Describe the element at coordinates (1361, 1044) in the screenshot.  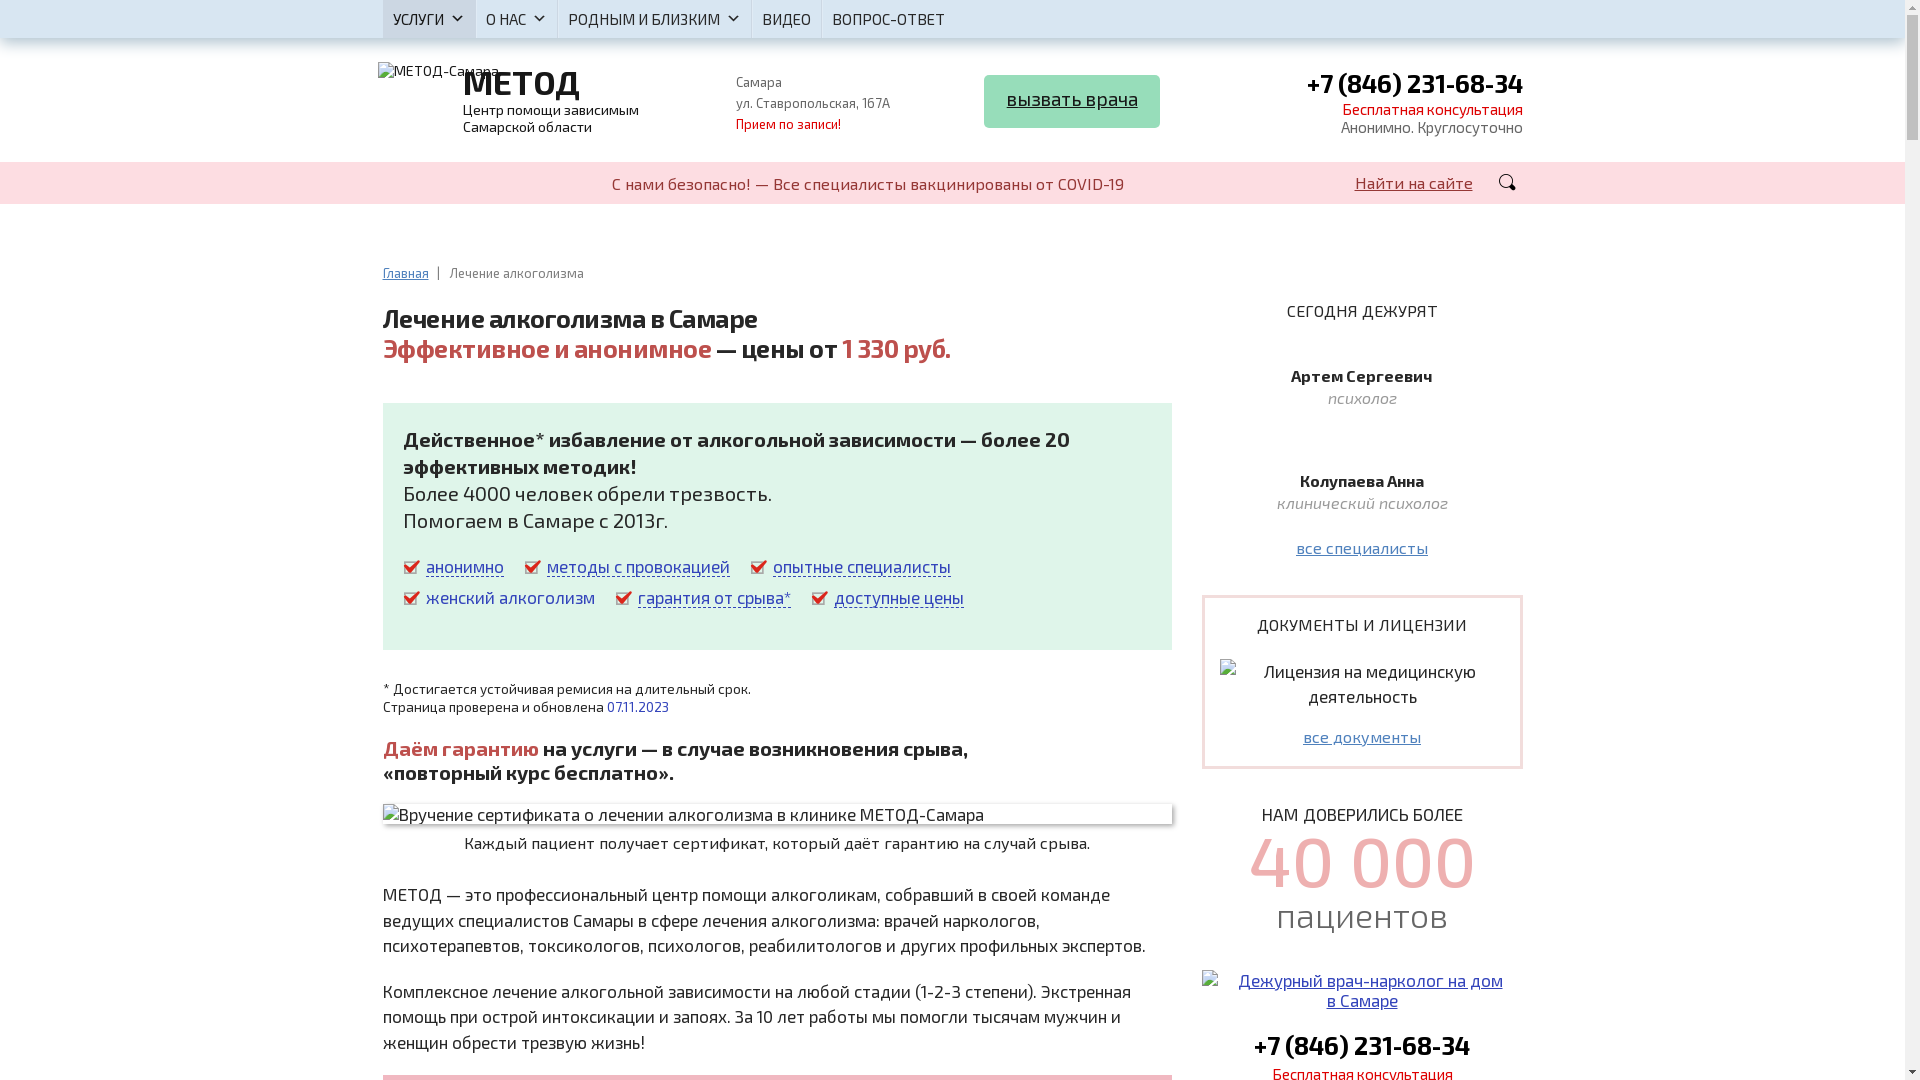
I see `'+7 (846) 231-68-34'` at that location.